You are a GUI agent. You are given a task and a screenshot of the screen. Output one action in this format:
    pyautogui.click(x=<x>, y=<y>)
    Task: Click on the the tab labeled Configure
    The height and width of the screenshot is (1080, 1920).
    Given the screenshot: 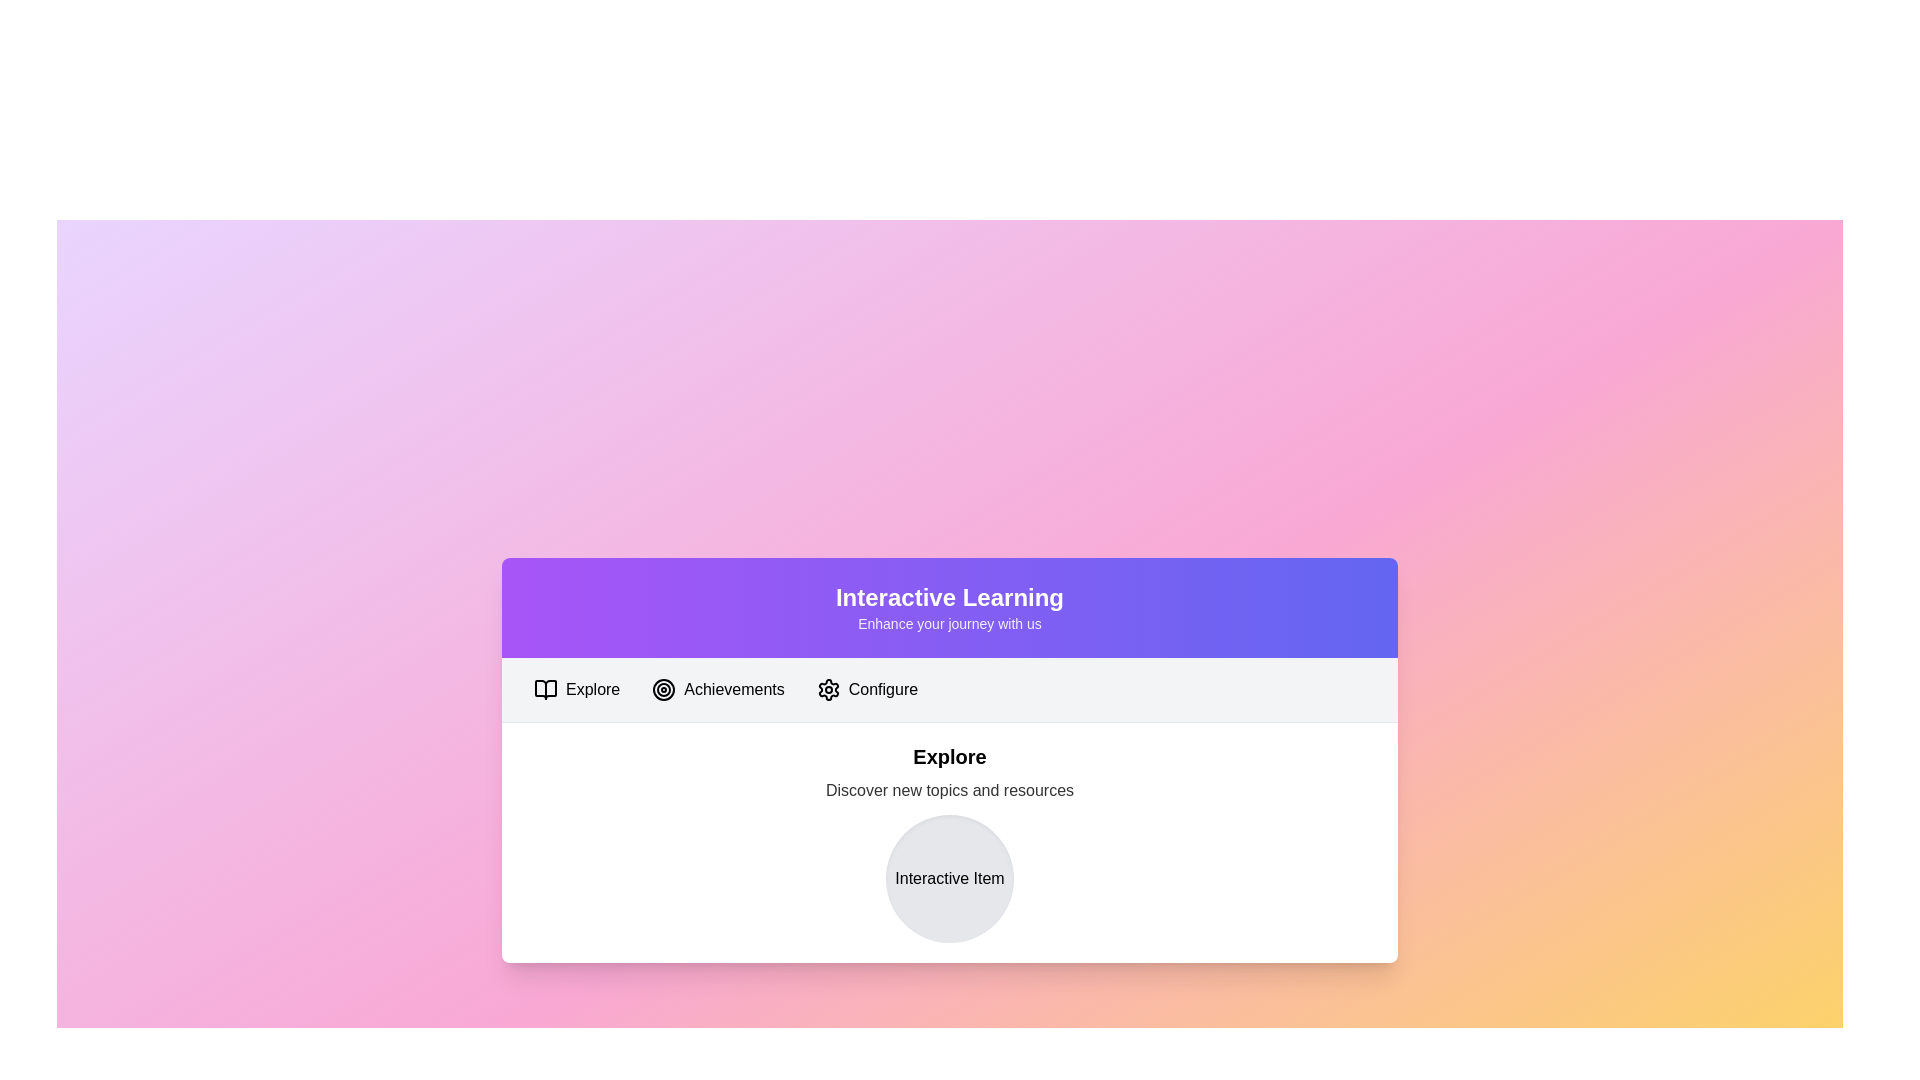 What is the action you would take?
    pyautogui.click(x=867, y=688)
    